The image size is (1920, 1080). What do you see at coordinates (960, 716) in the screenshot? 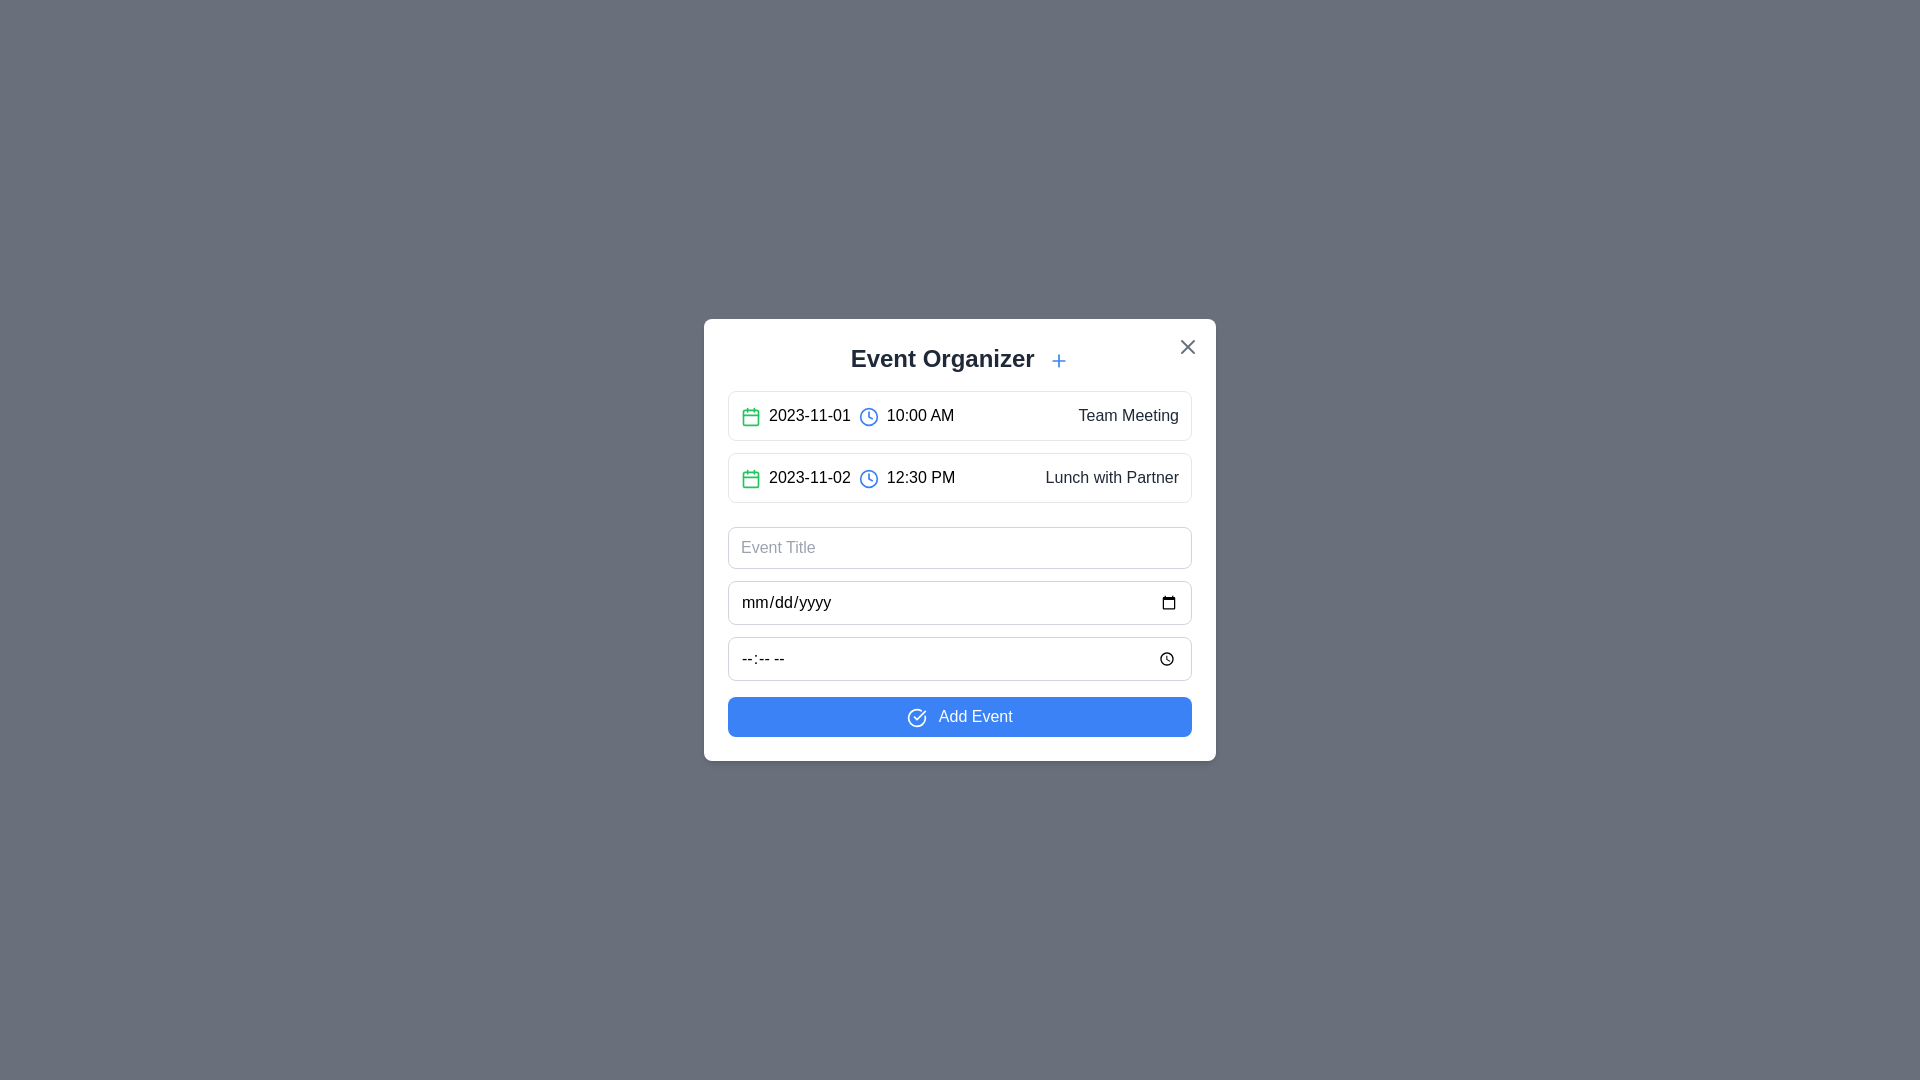
I see `the submission button located at the bottom of the 'Event Organizer' modal` at bounding box center [960, 716].